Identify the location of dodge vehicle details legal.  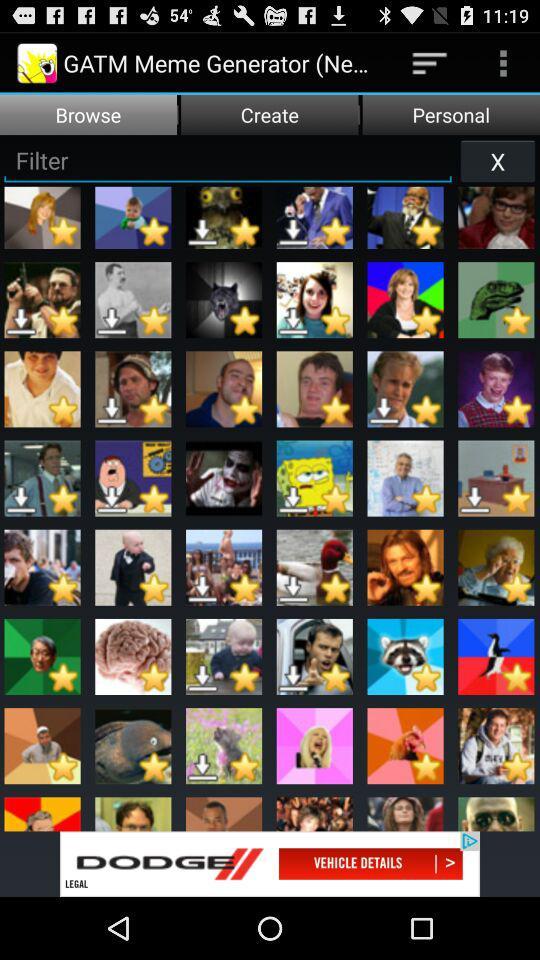
(270, 863).